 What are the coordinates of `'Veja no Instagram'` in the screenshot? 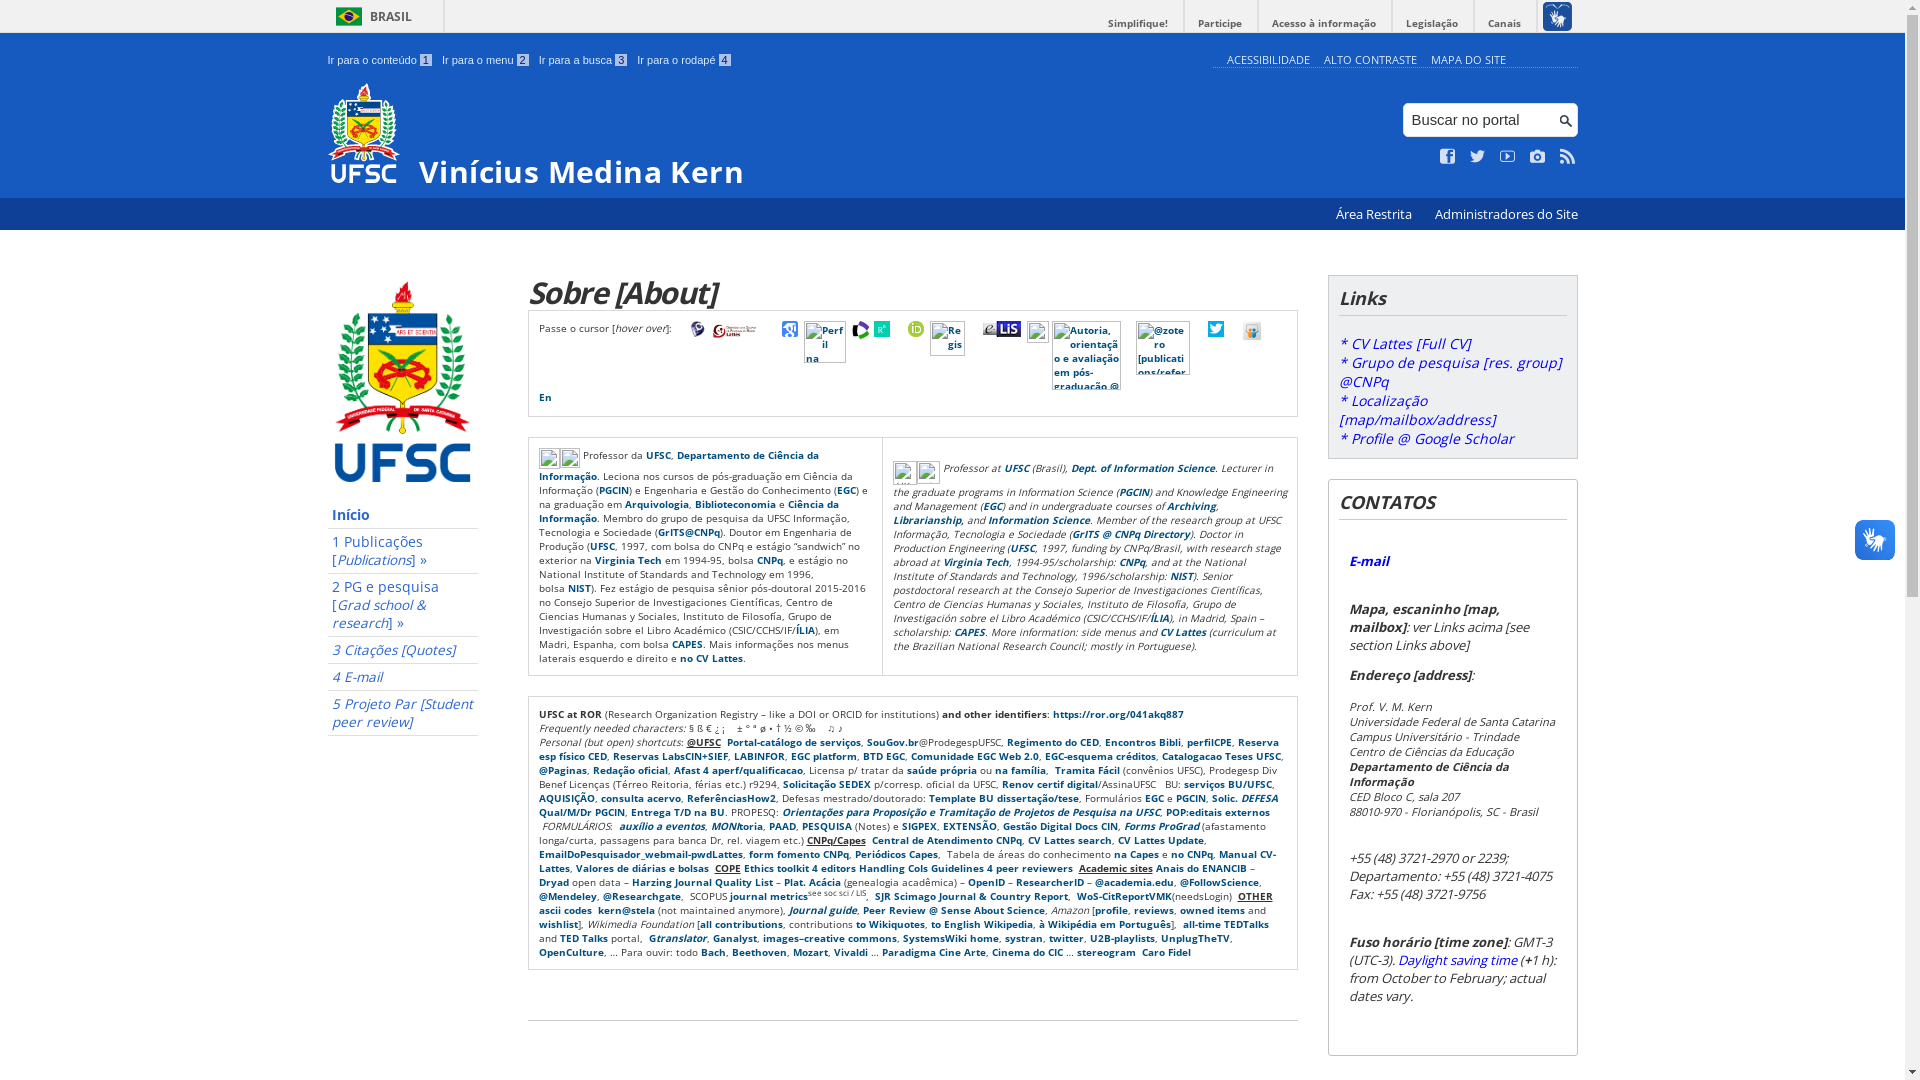 It's located at (1529, 156).